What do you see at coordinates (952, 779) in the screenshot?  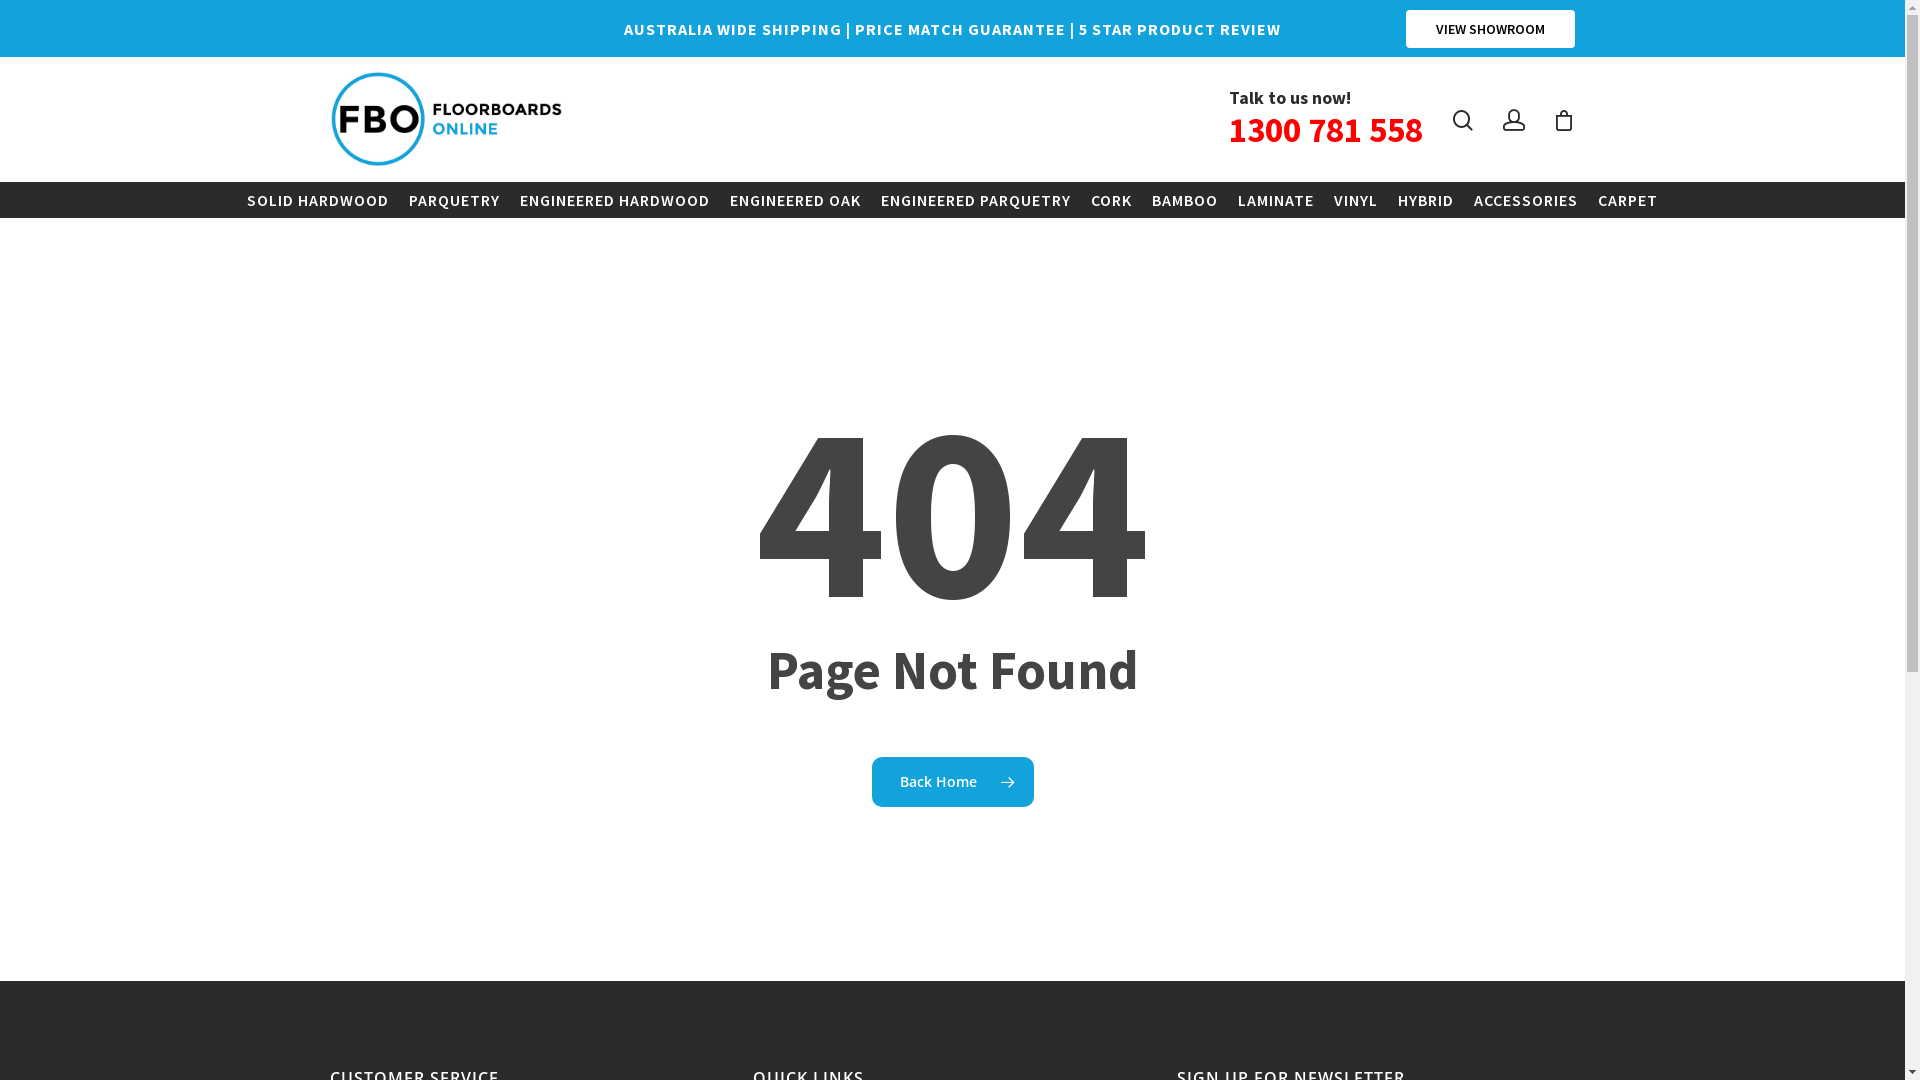 I see `'Back Home'` at bounding box center [952, 779].